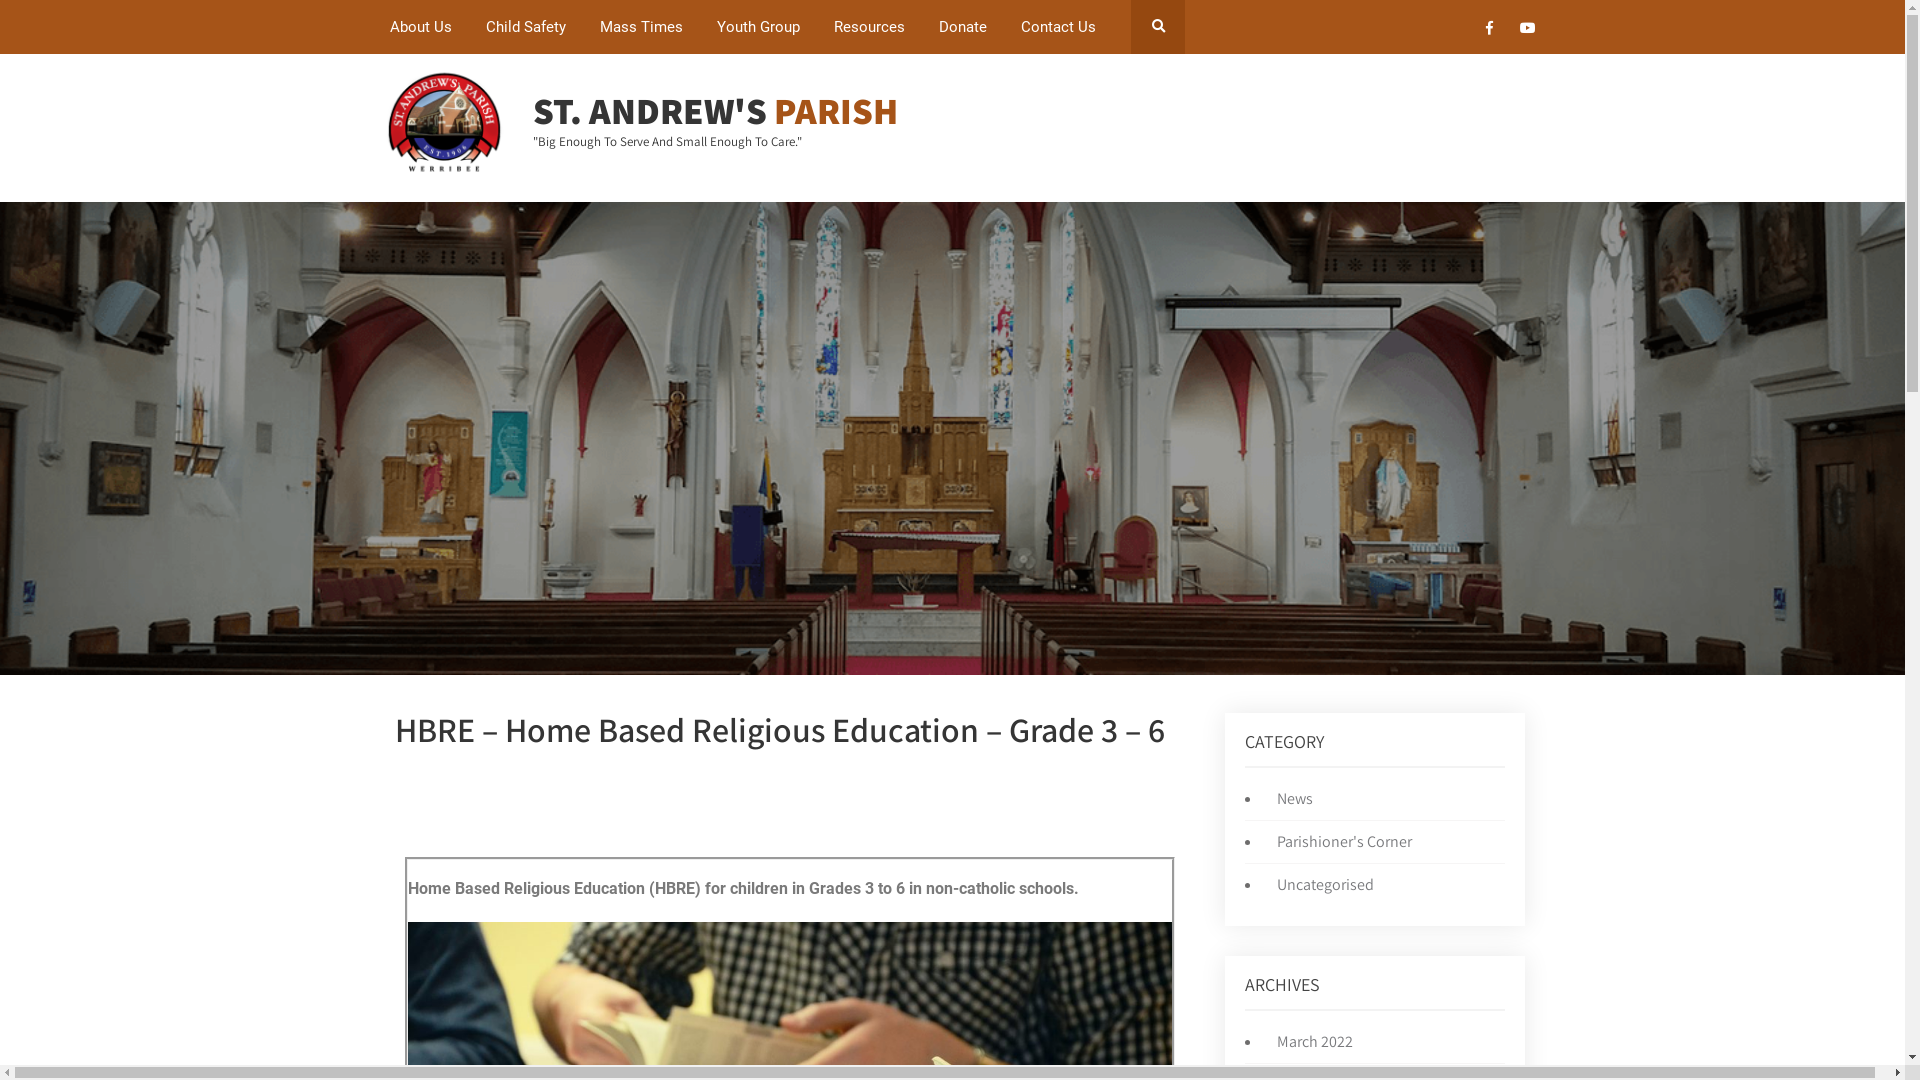 This screenshot has height=1080, width=1920. I want to click on 'Contact Us', so click(1057, 27).